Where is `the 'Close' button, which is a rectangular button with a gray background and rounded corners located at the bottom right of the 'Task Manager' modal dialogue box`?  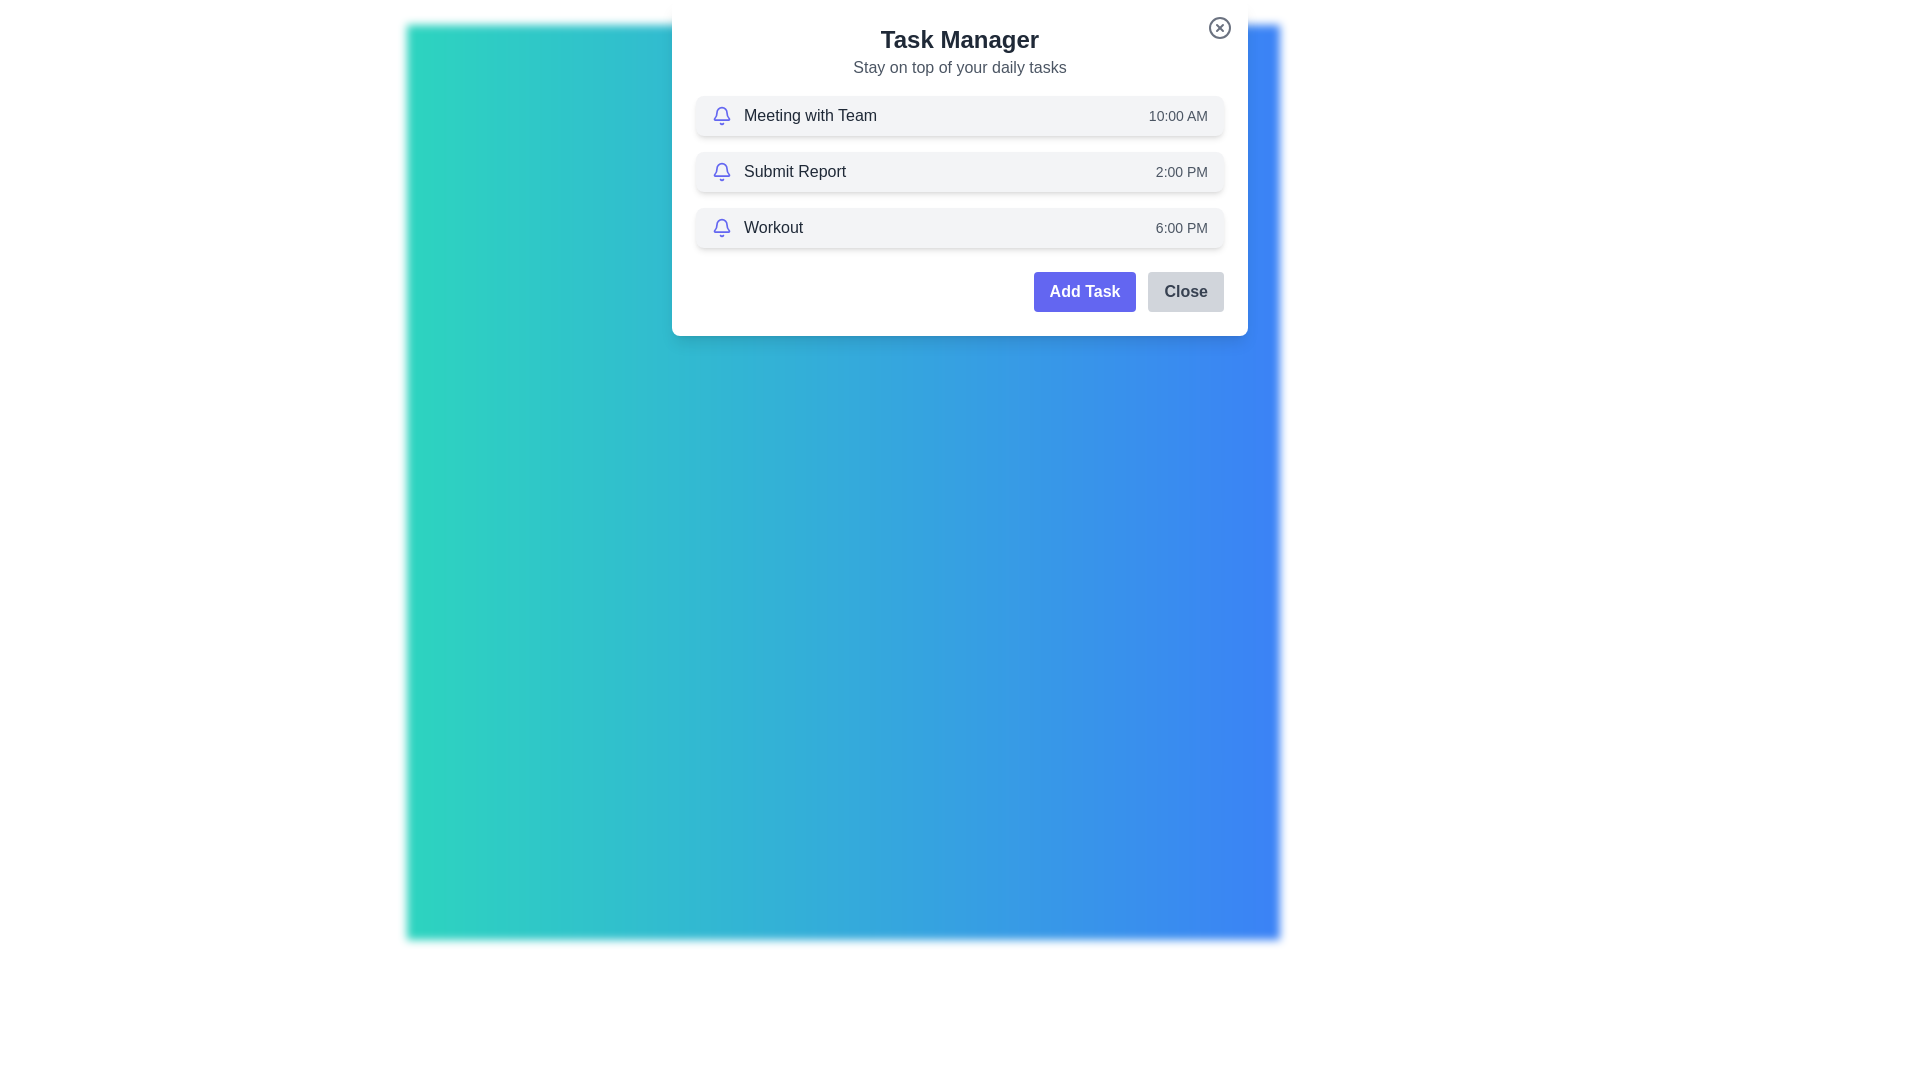
the 'Close' button, which is a rectangular button with a gray background and rounded corners located at the bottom right of the 'Task Manager' modal dialogue box is located at coordinates (1186, 292).